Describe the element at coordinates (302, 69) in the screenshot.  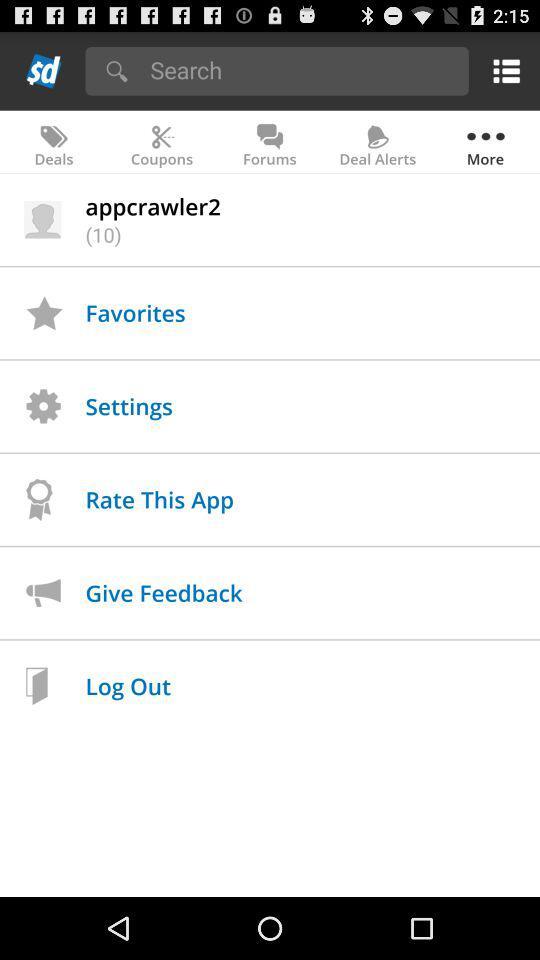
I see `look up content` at that location.